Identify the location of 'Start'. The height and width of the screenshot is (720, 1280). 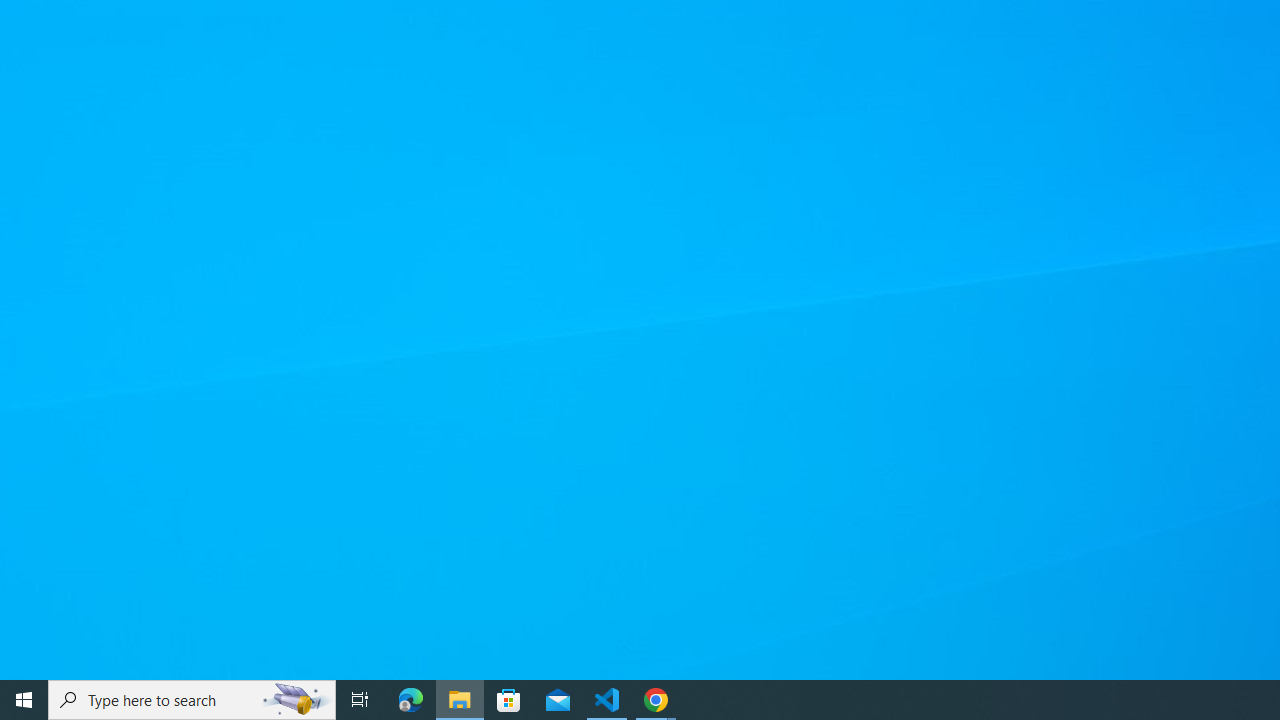
(24, 698).